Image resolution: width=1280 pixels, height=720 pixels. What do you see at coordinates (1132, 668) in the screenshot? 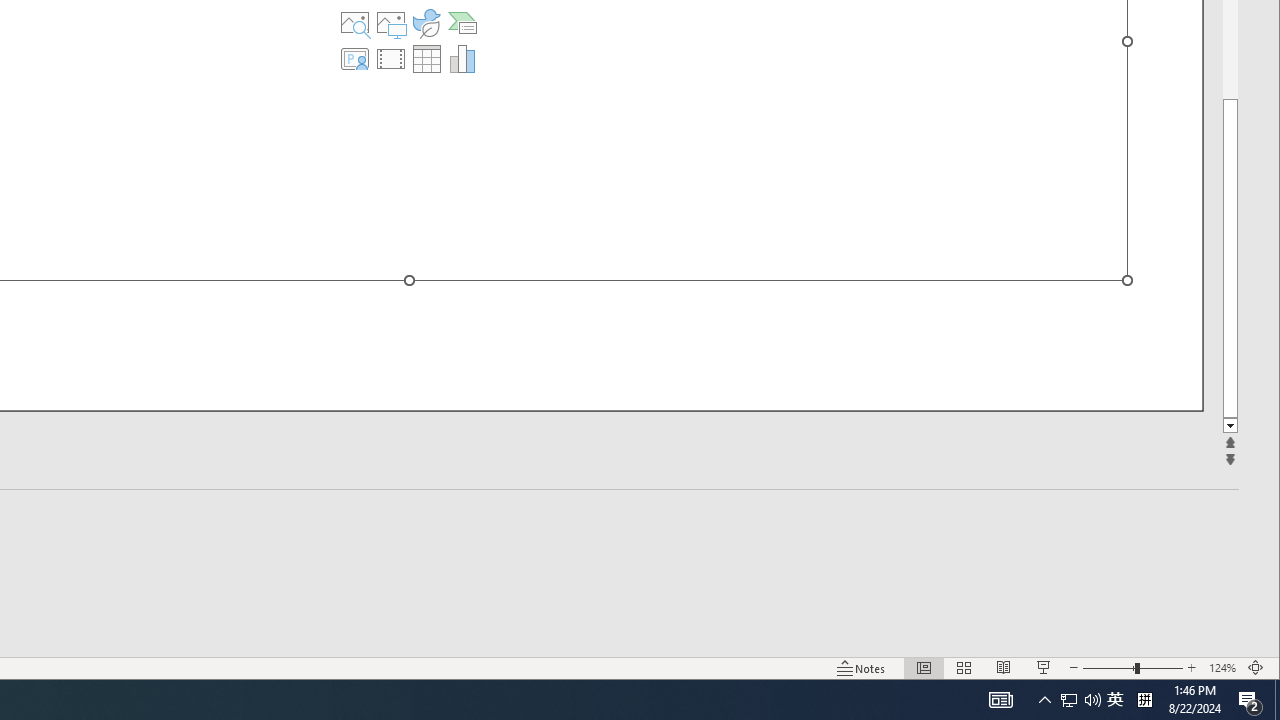
I see `'Zoom'` at bounding box center [1132, 668].